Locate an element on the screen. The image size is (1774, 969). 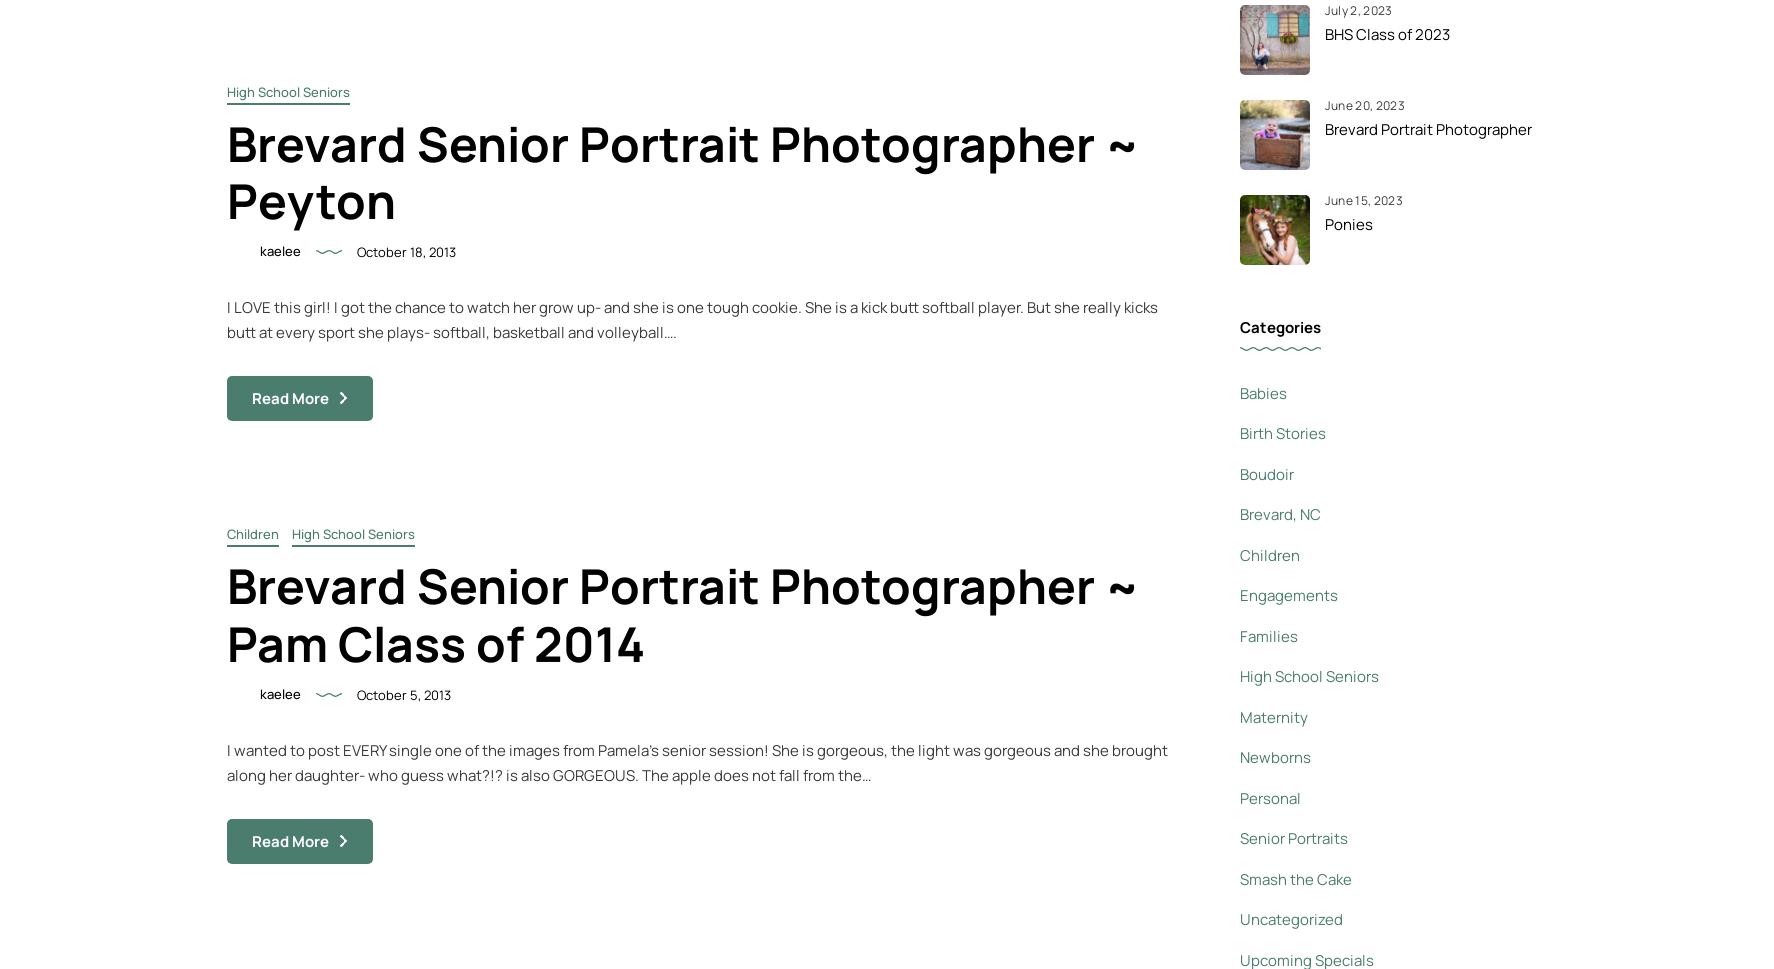
'Boudoir' is located at coordinates (1264, 473).